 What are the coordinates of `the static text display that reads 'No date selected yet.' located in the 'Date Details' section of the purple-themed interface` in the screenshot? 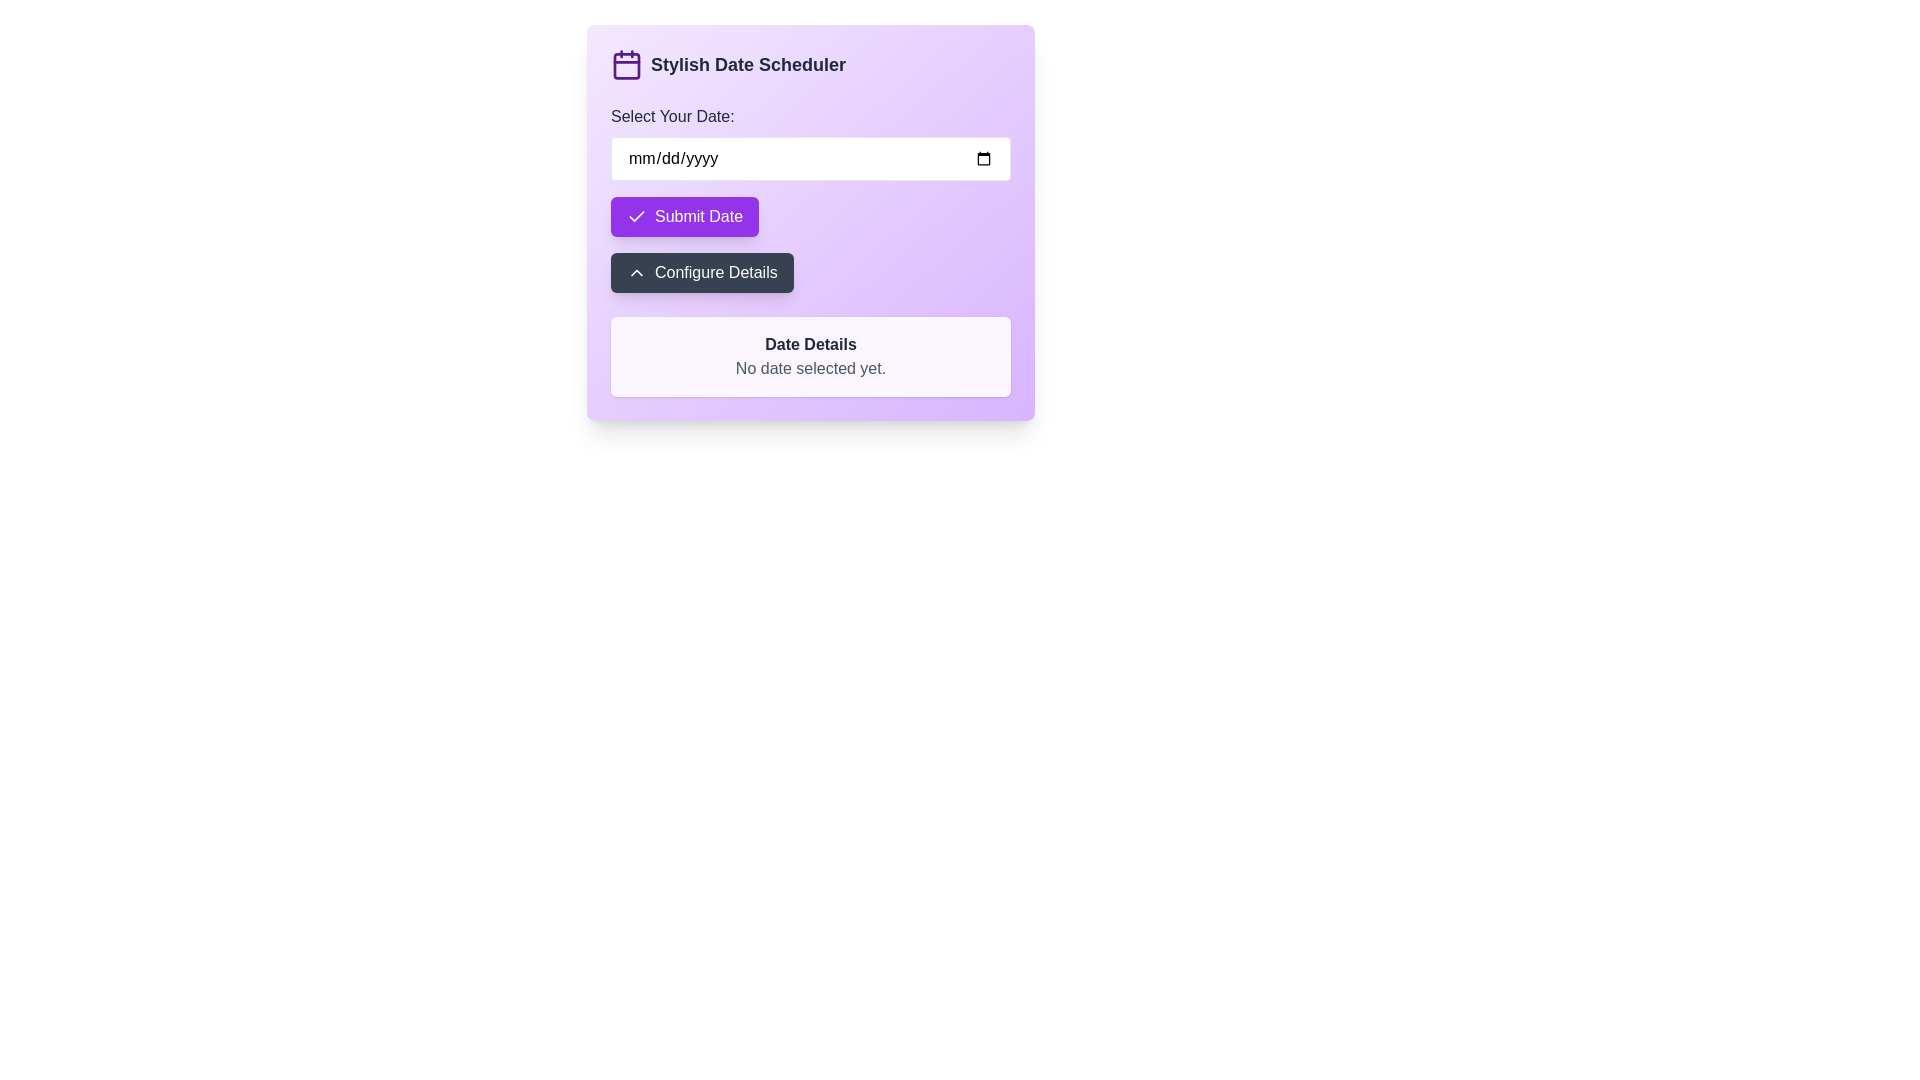 It's located at (811, 369).